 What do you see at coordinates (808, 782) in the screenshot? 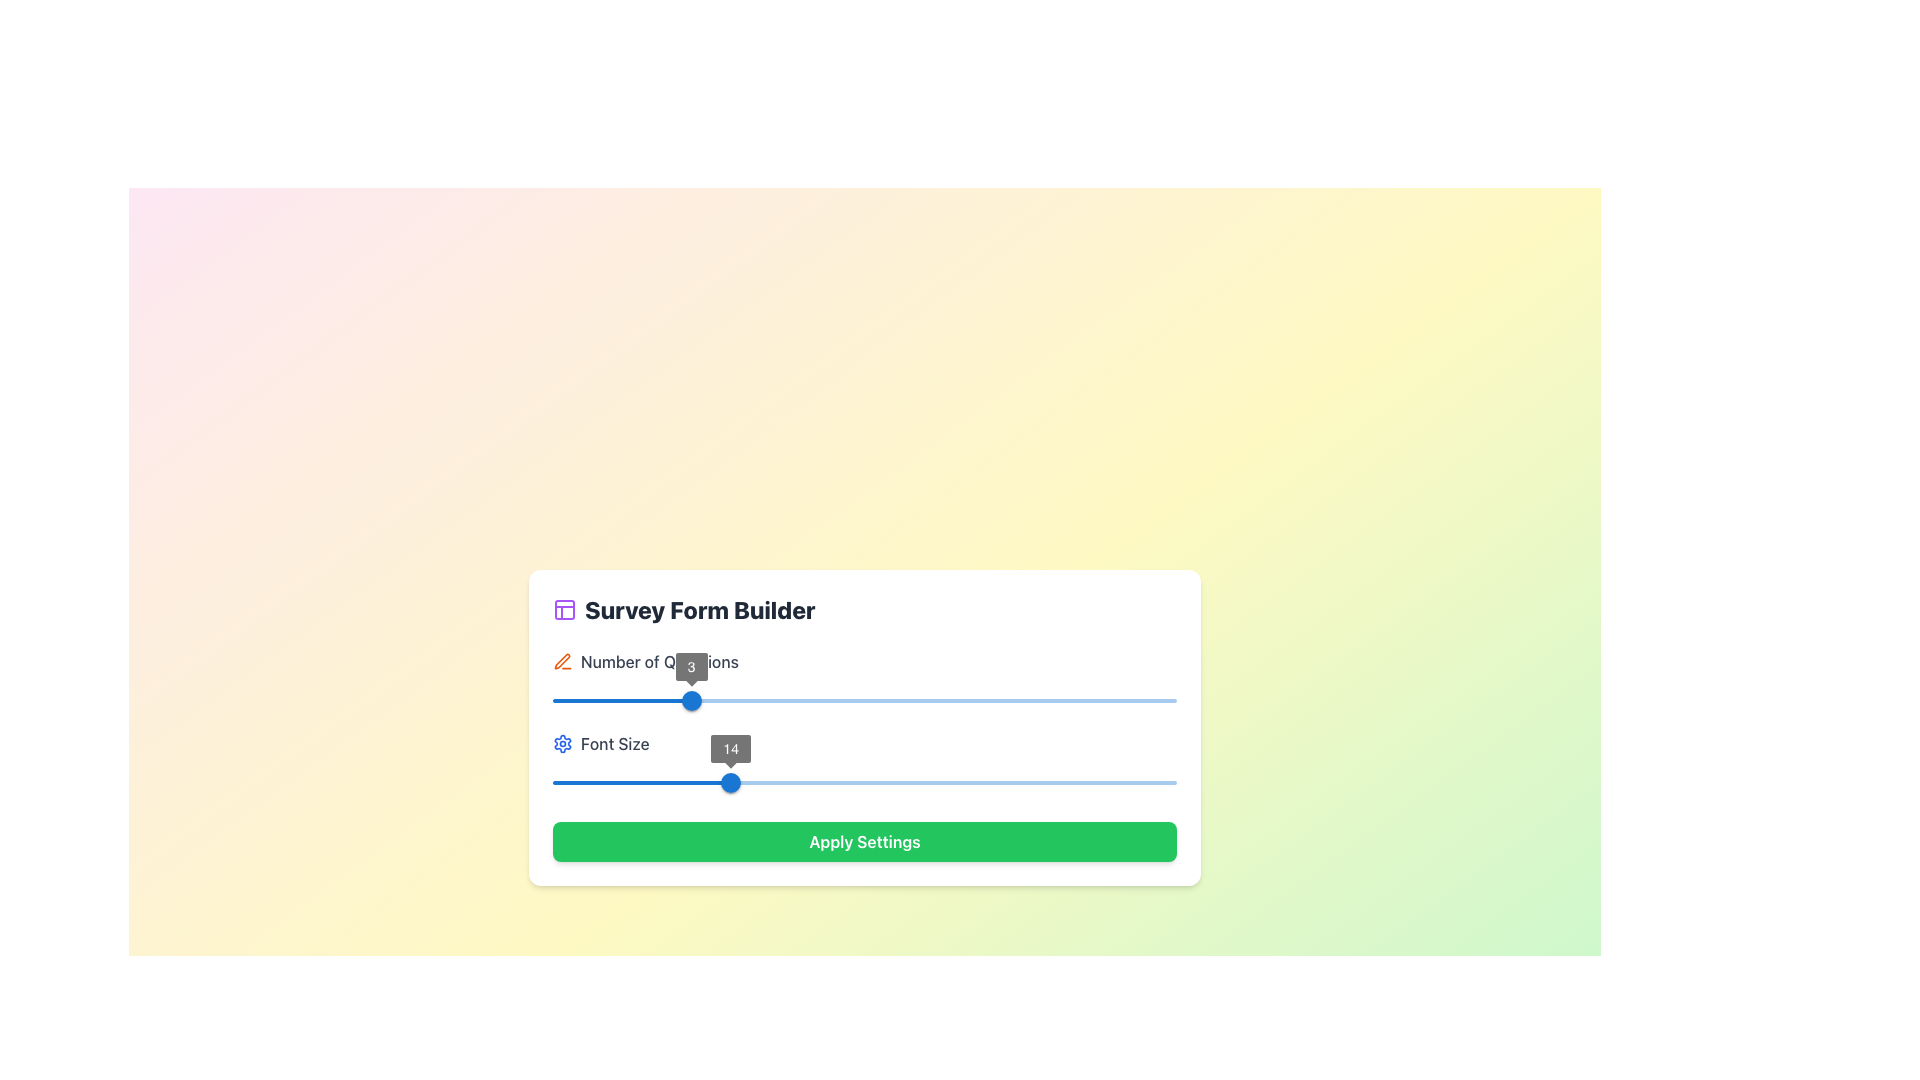
I see `font size` at bounding box center [808, 782].